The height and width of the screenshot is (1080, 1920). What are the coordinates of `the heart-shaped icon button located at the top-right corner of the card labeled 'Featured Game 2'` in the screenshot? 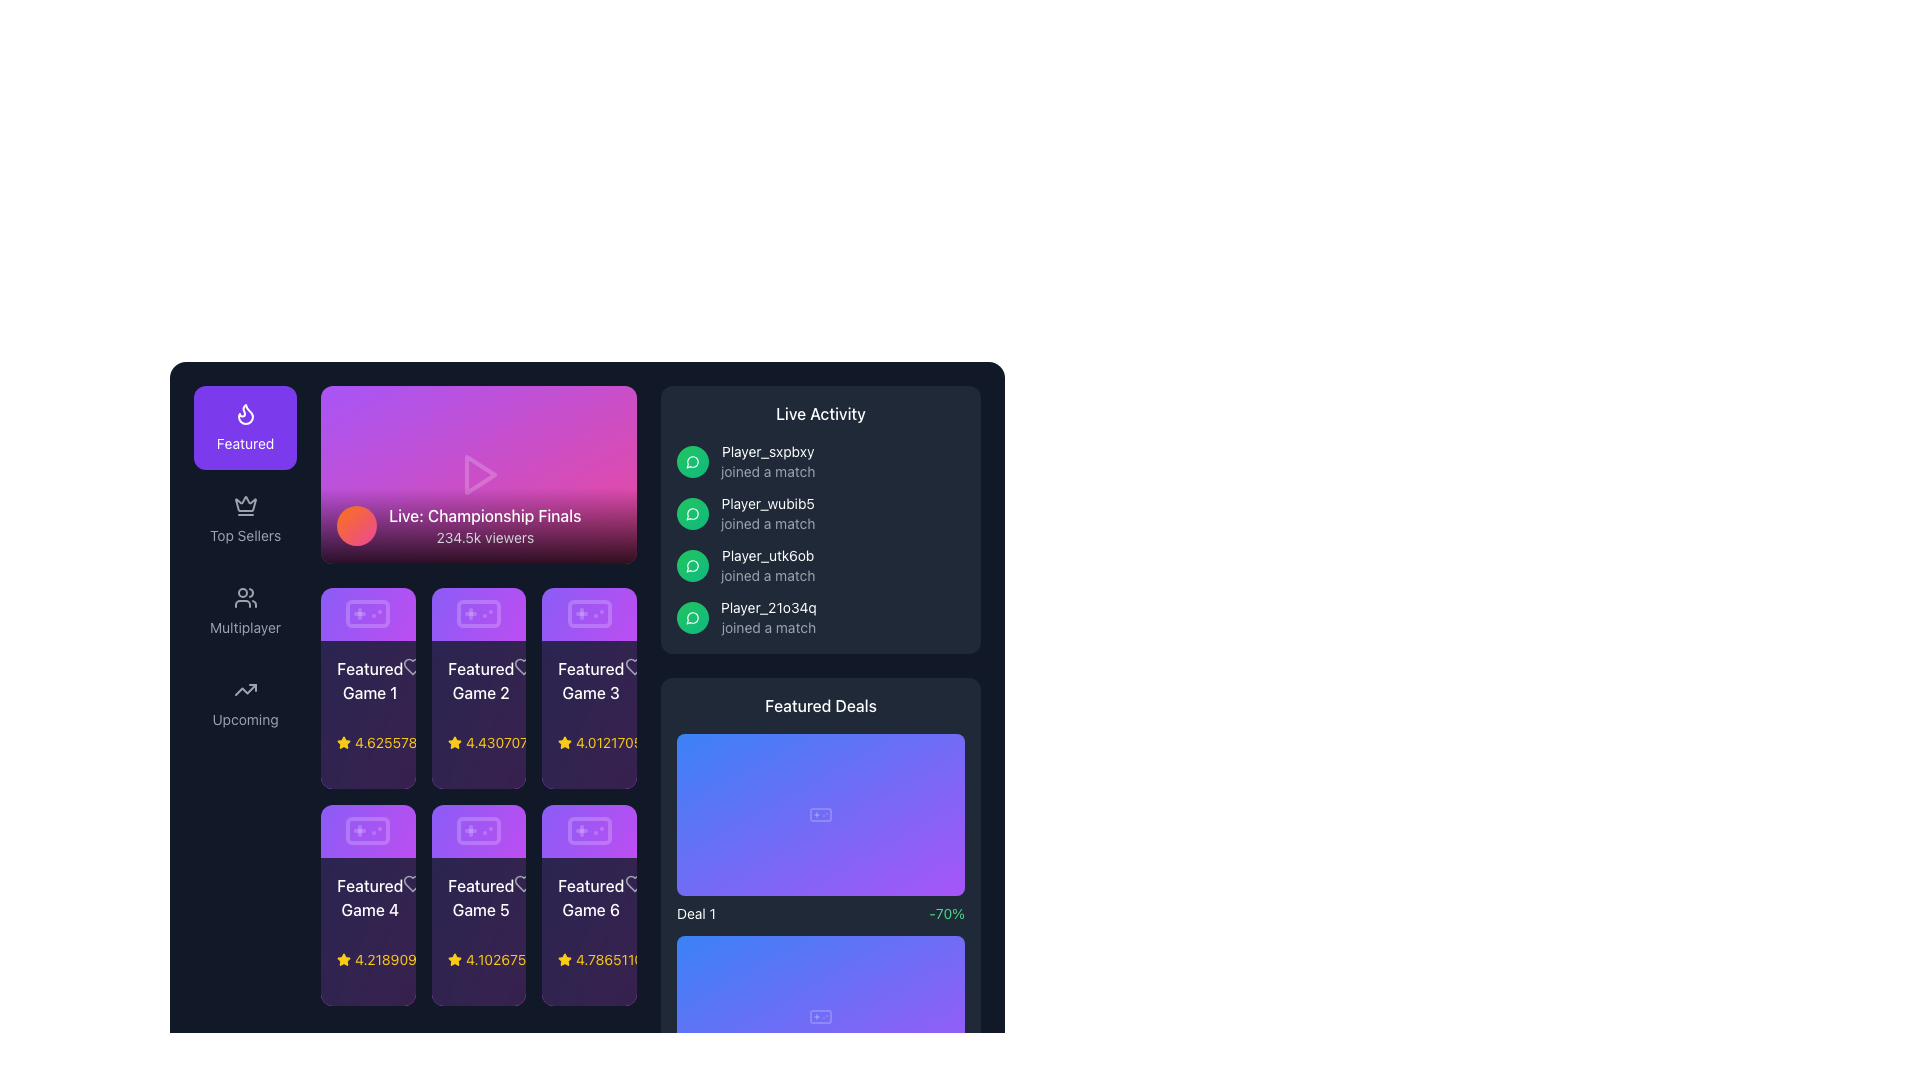 It's located at (523, 666).